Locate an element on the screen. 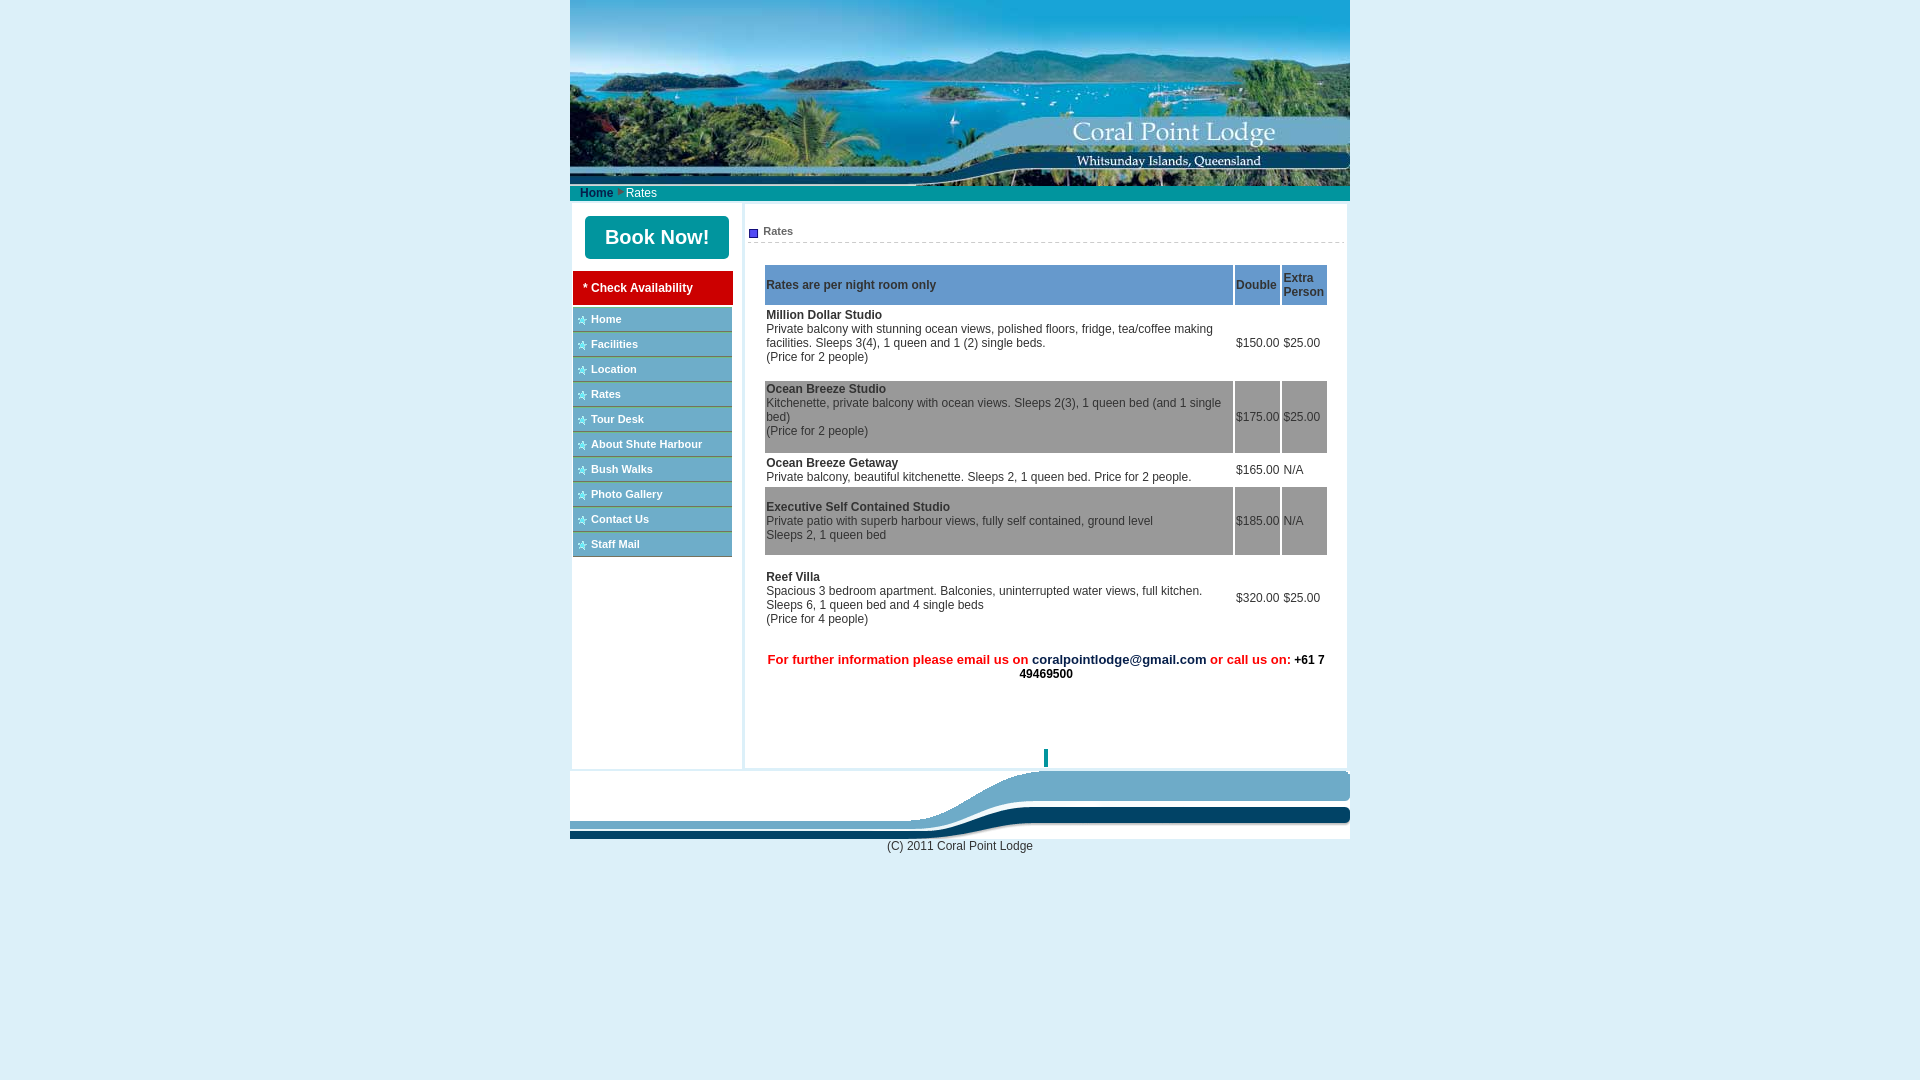 This screenshot has width=1920, height=1080. 'Home' is located at coordinates (605, 318).